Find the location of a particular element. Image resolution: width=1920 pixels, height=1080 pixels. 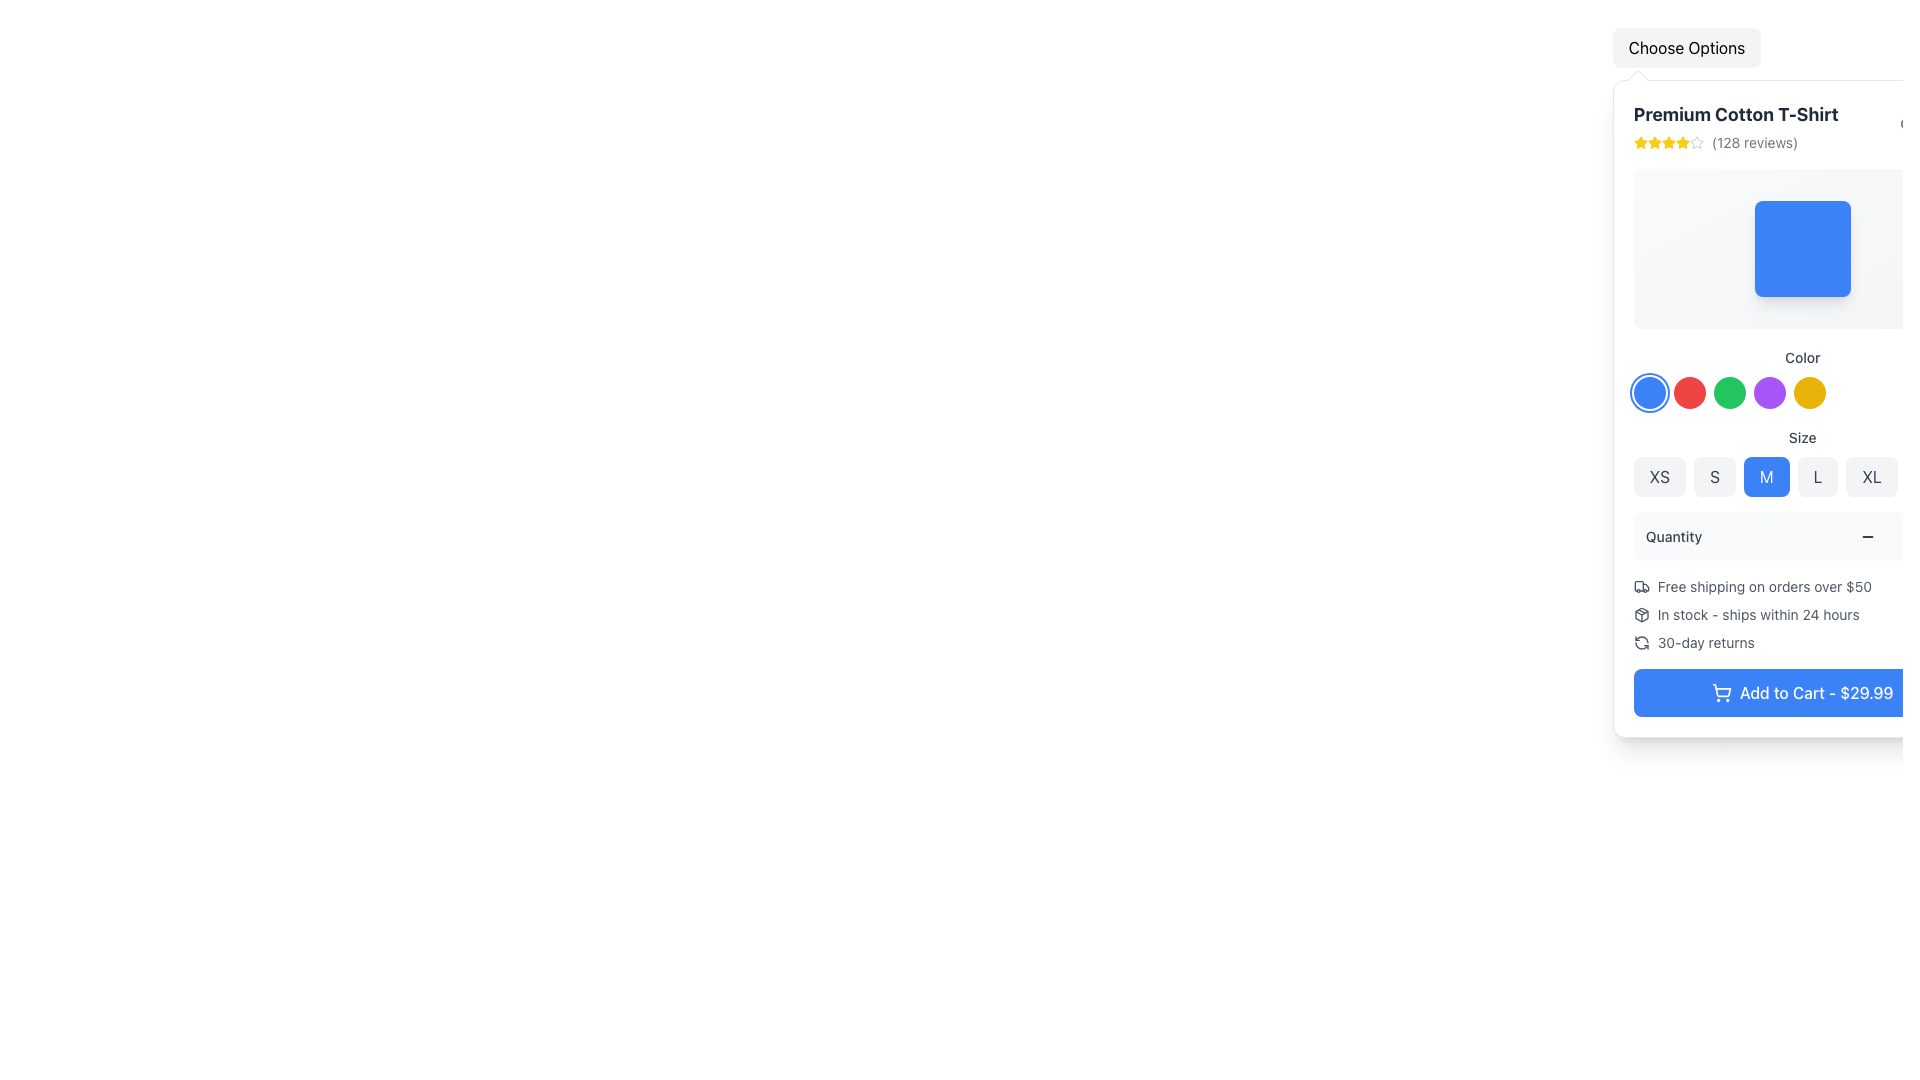

the rectangular button labeled 'XS' with a light gray background is located at coordinates (1660, 477).